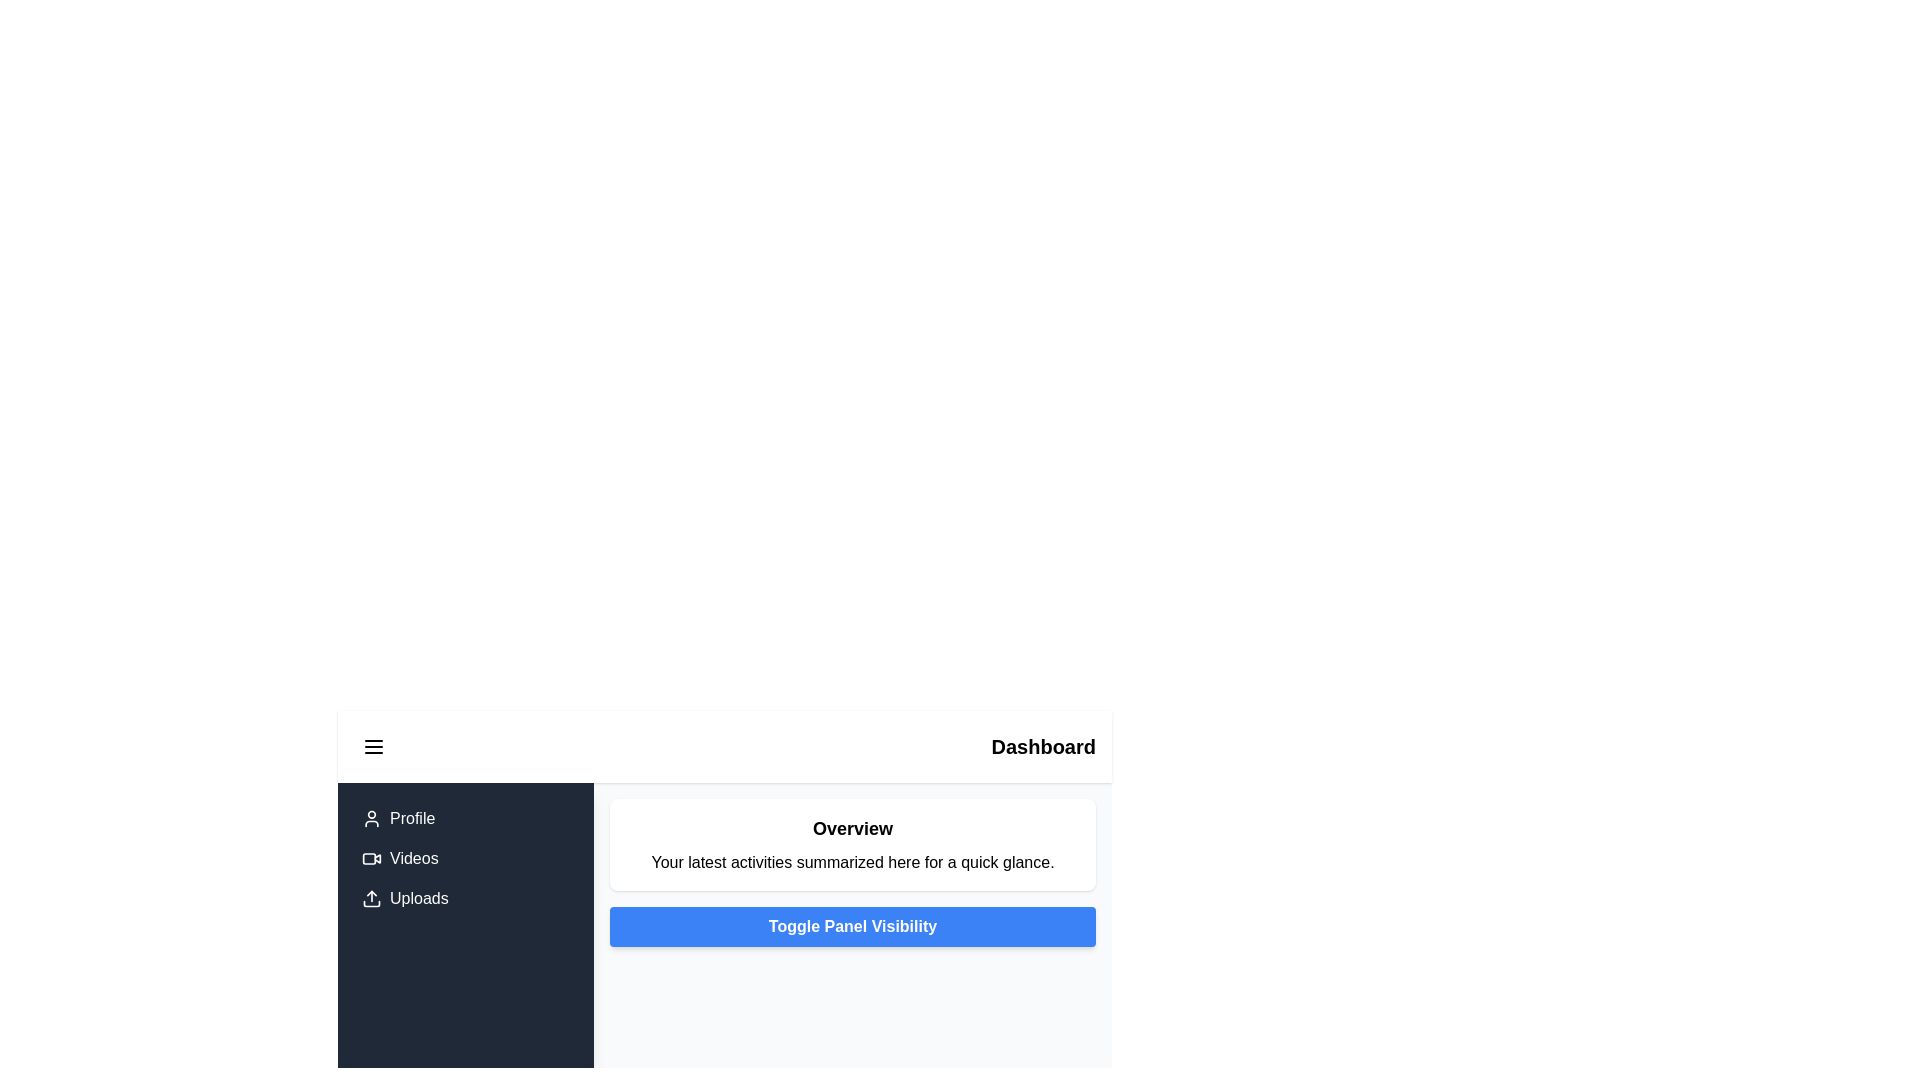 This screenshot has width=1920, height=1080. I want to click on the second rectangular SVG shape that is part of the video icon on the sidebar menu, so click(369, 858).